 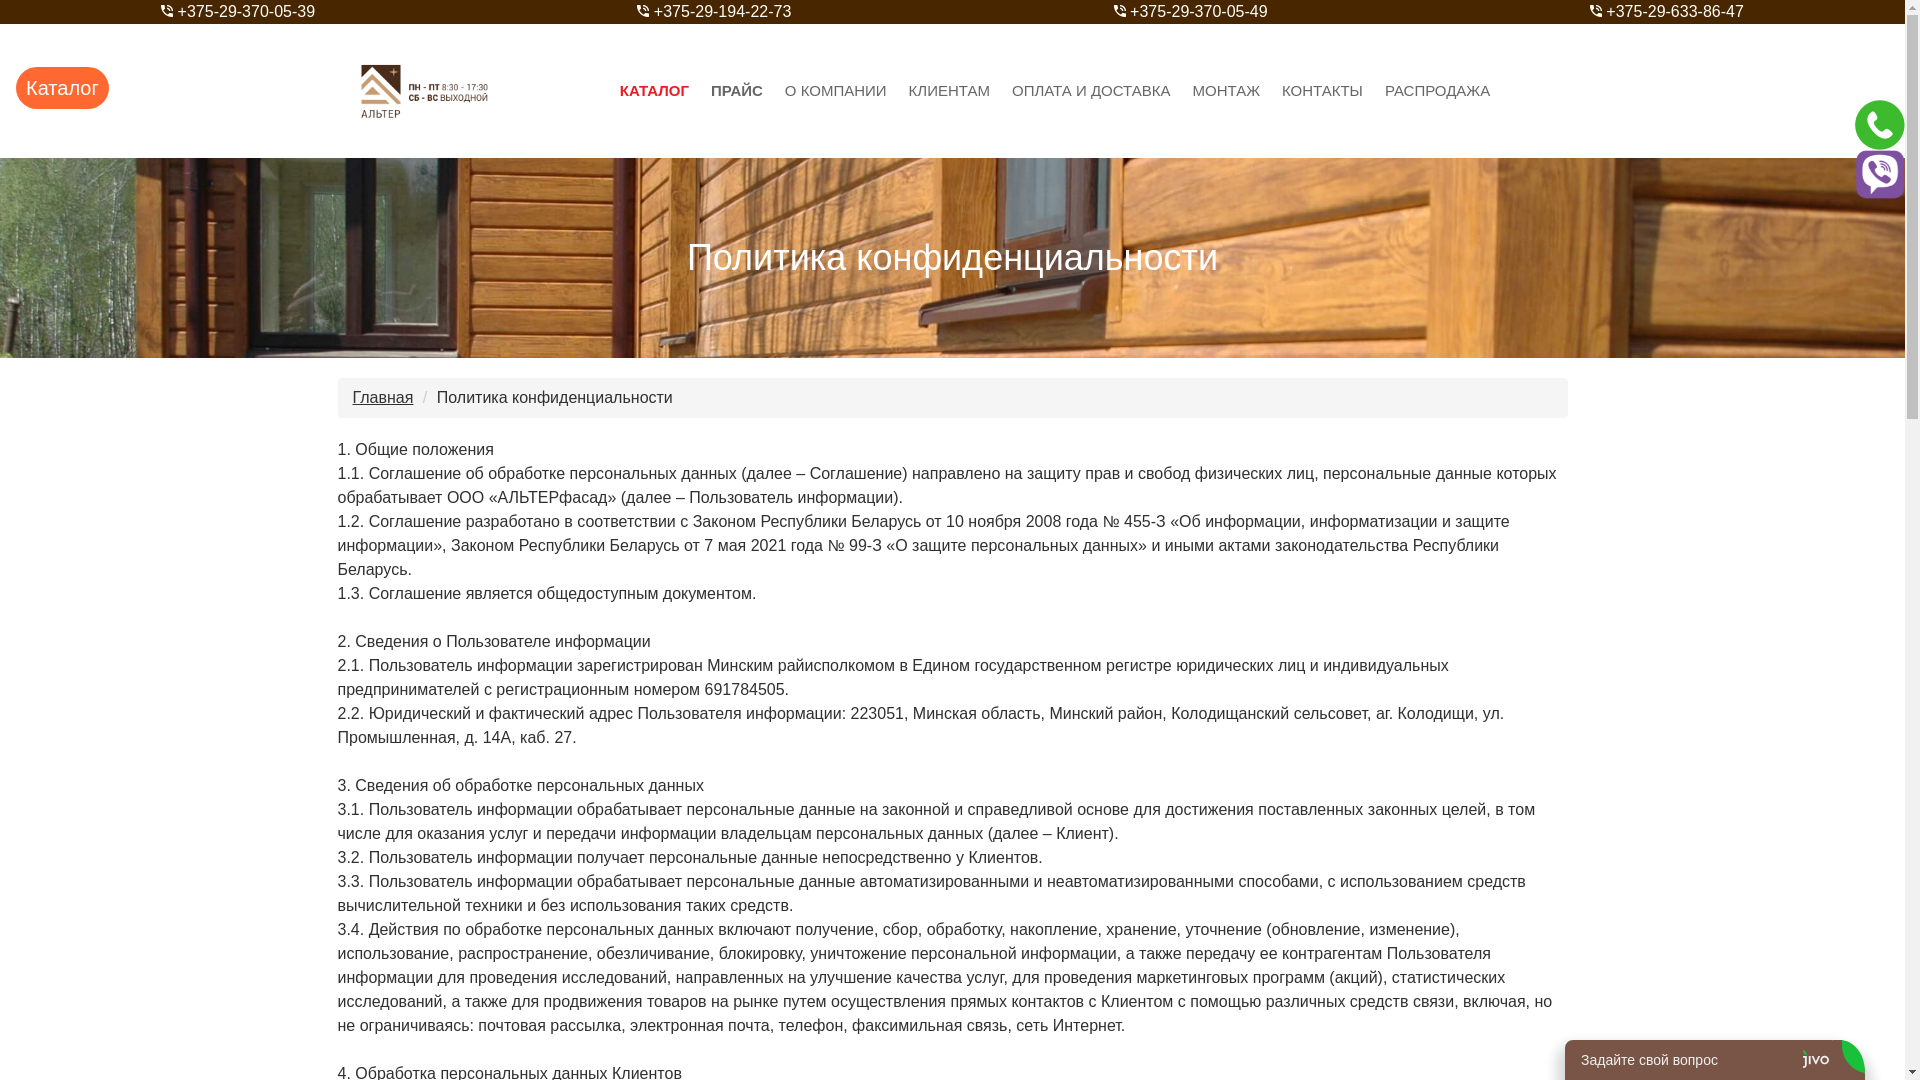 What do you see at coordinates (1190, 11) in the screenshot?
I see `'+375-29-370-05-49'` at bounding box center [1190, 11].